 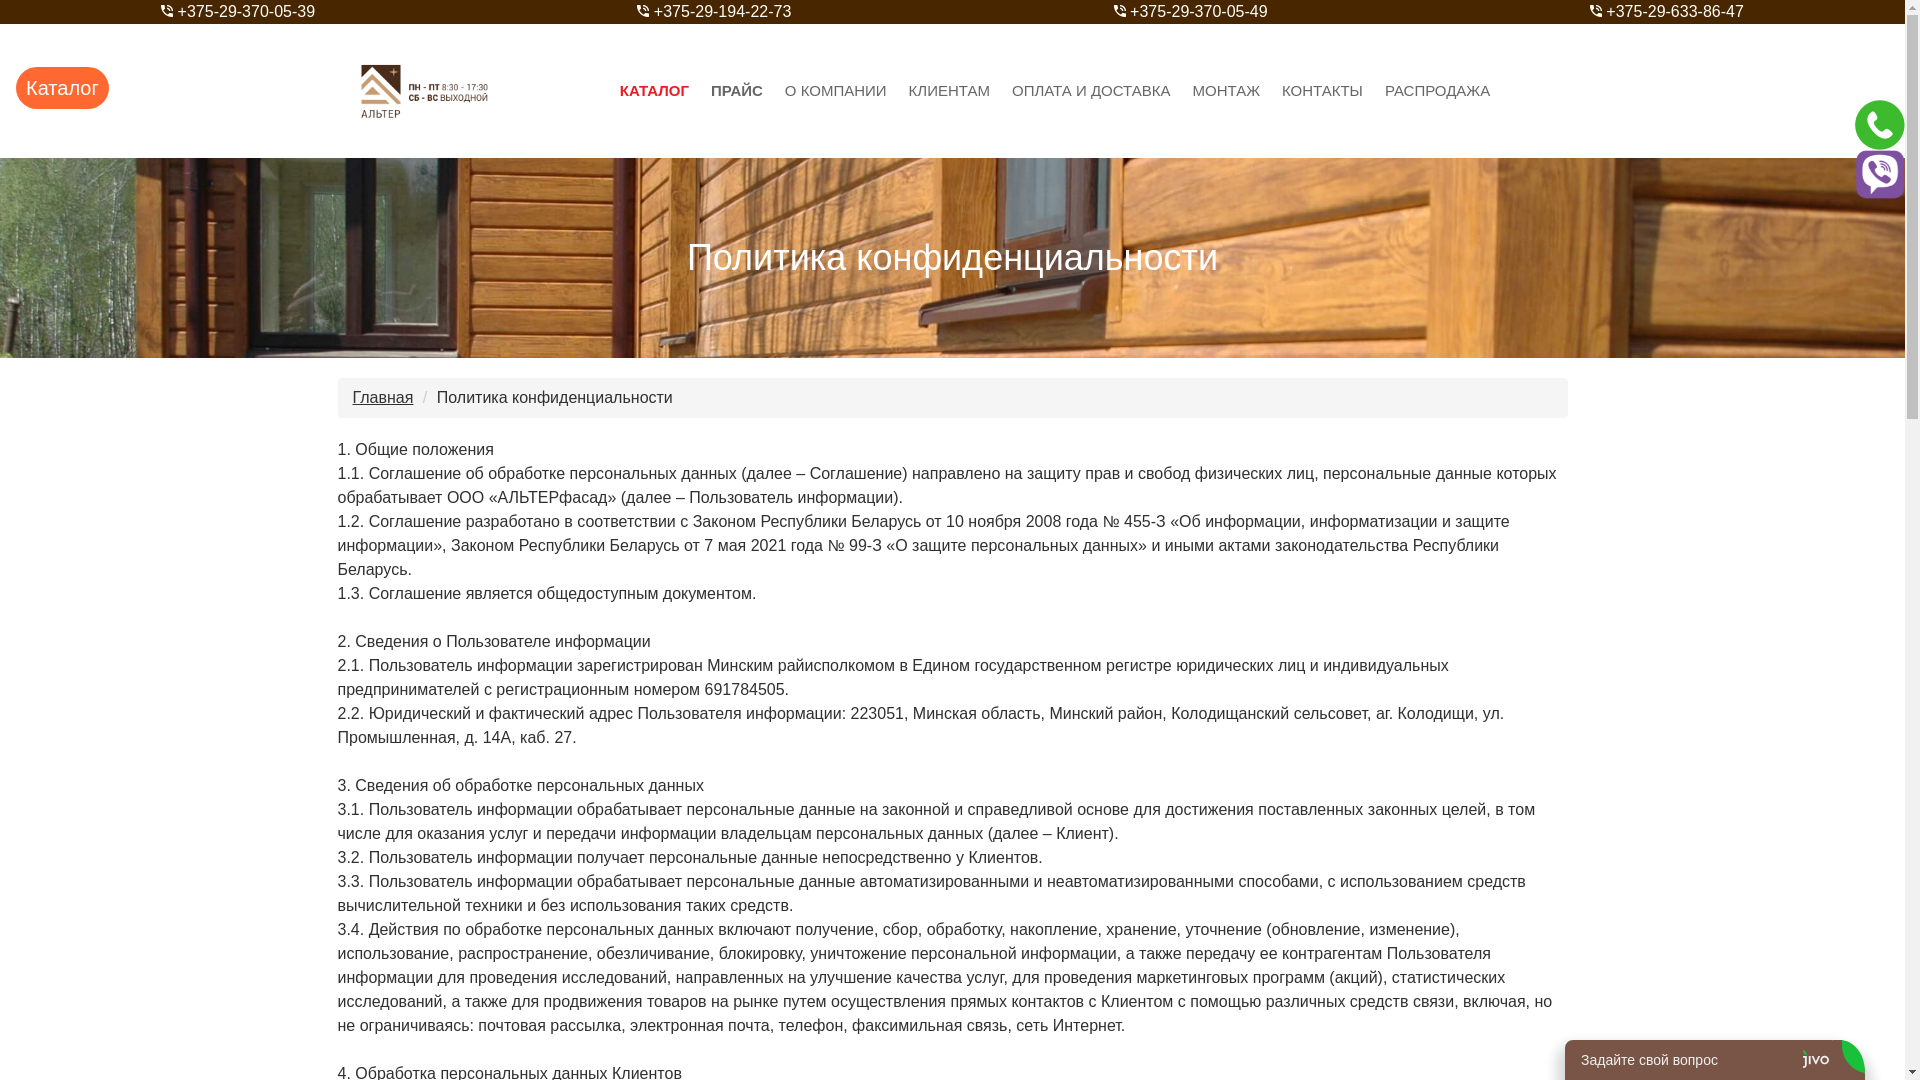 What do you see at coordinates (1190, 11) in the screenshot?
I see `'+375-29-370-05-49'` at bounding box center [1190, 11].